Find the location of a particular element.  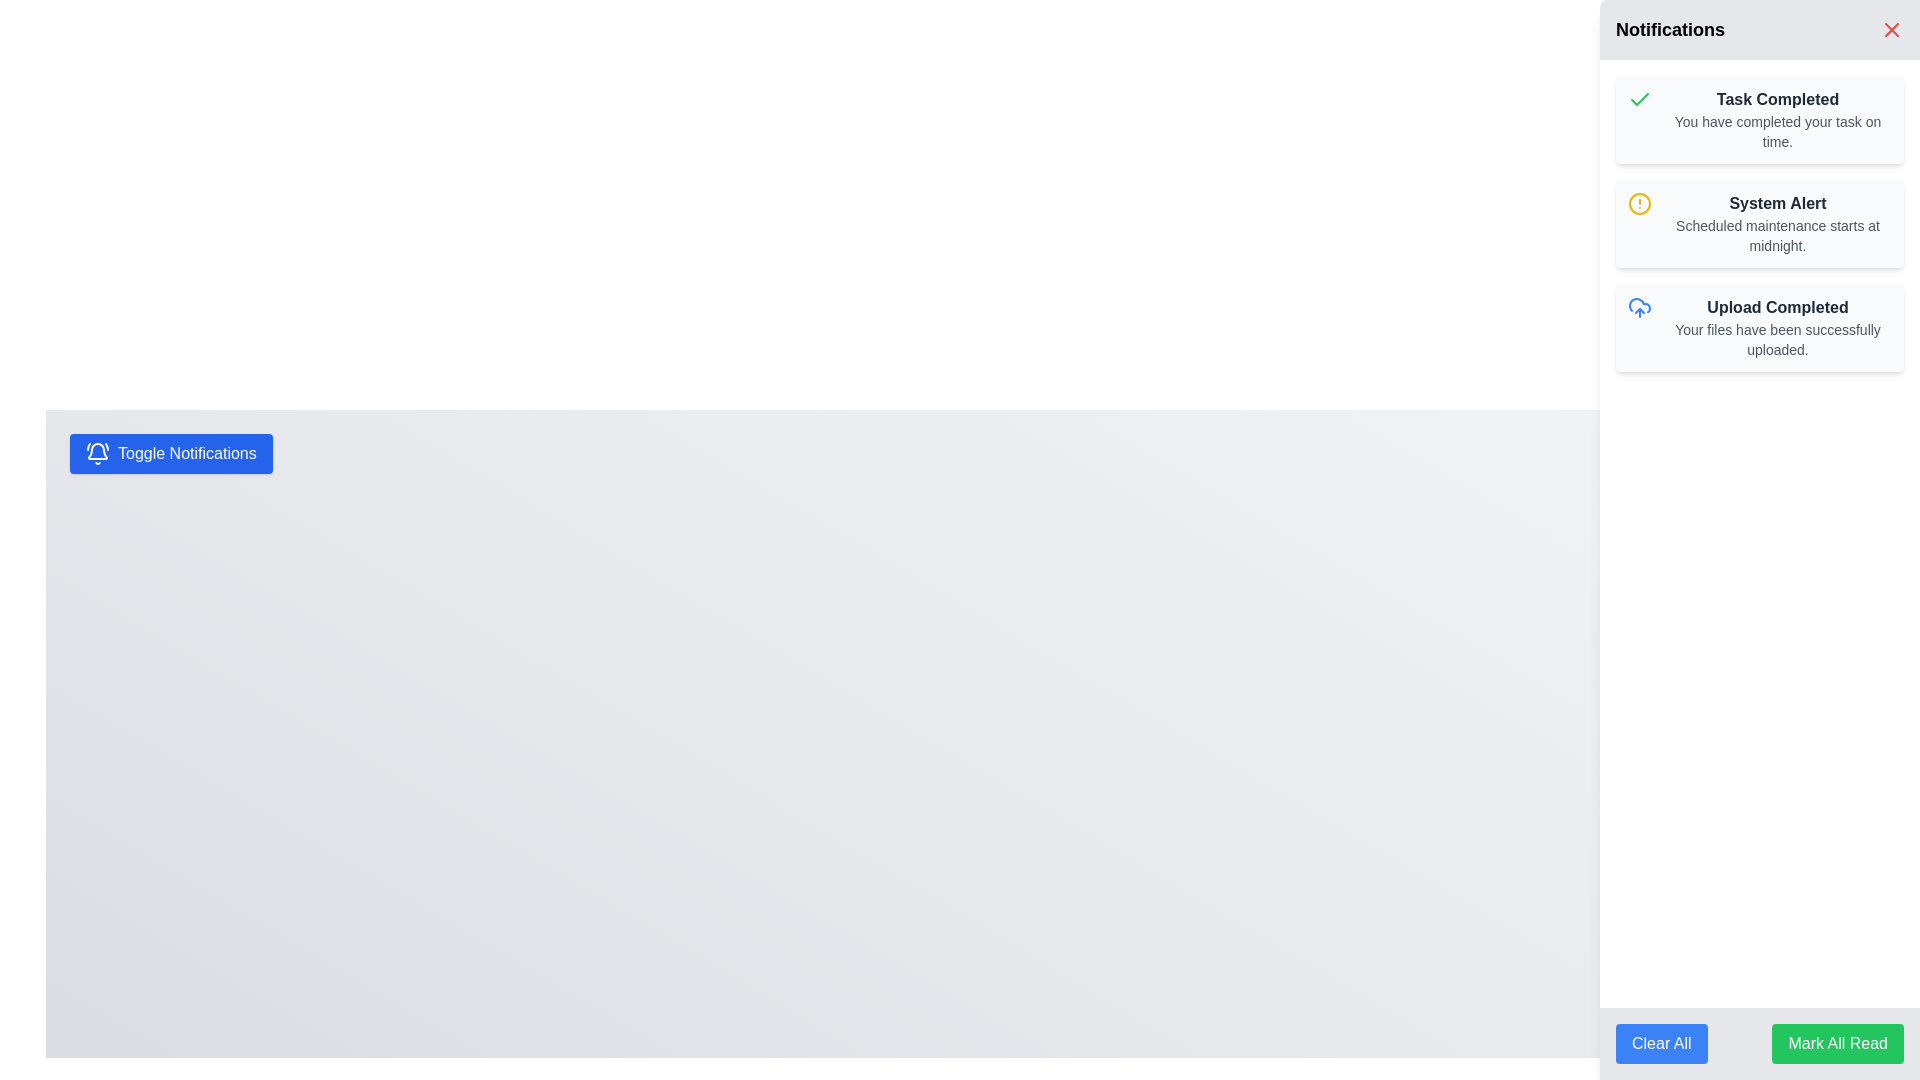

the circular yellow icon with an alert symbol in the notification panel, which is the leftmost component of the 'System Alert' card is located at coordinates (1640, 204).